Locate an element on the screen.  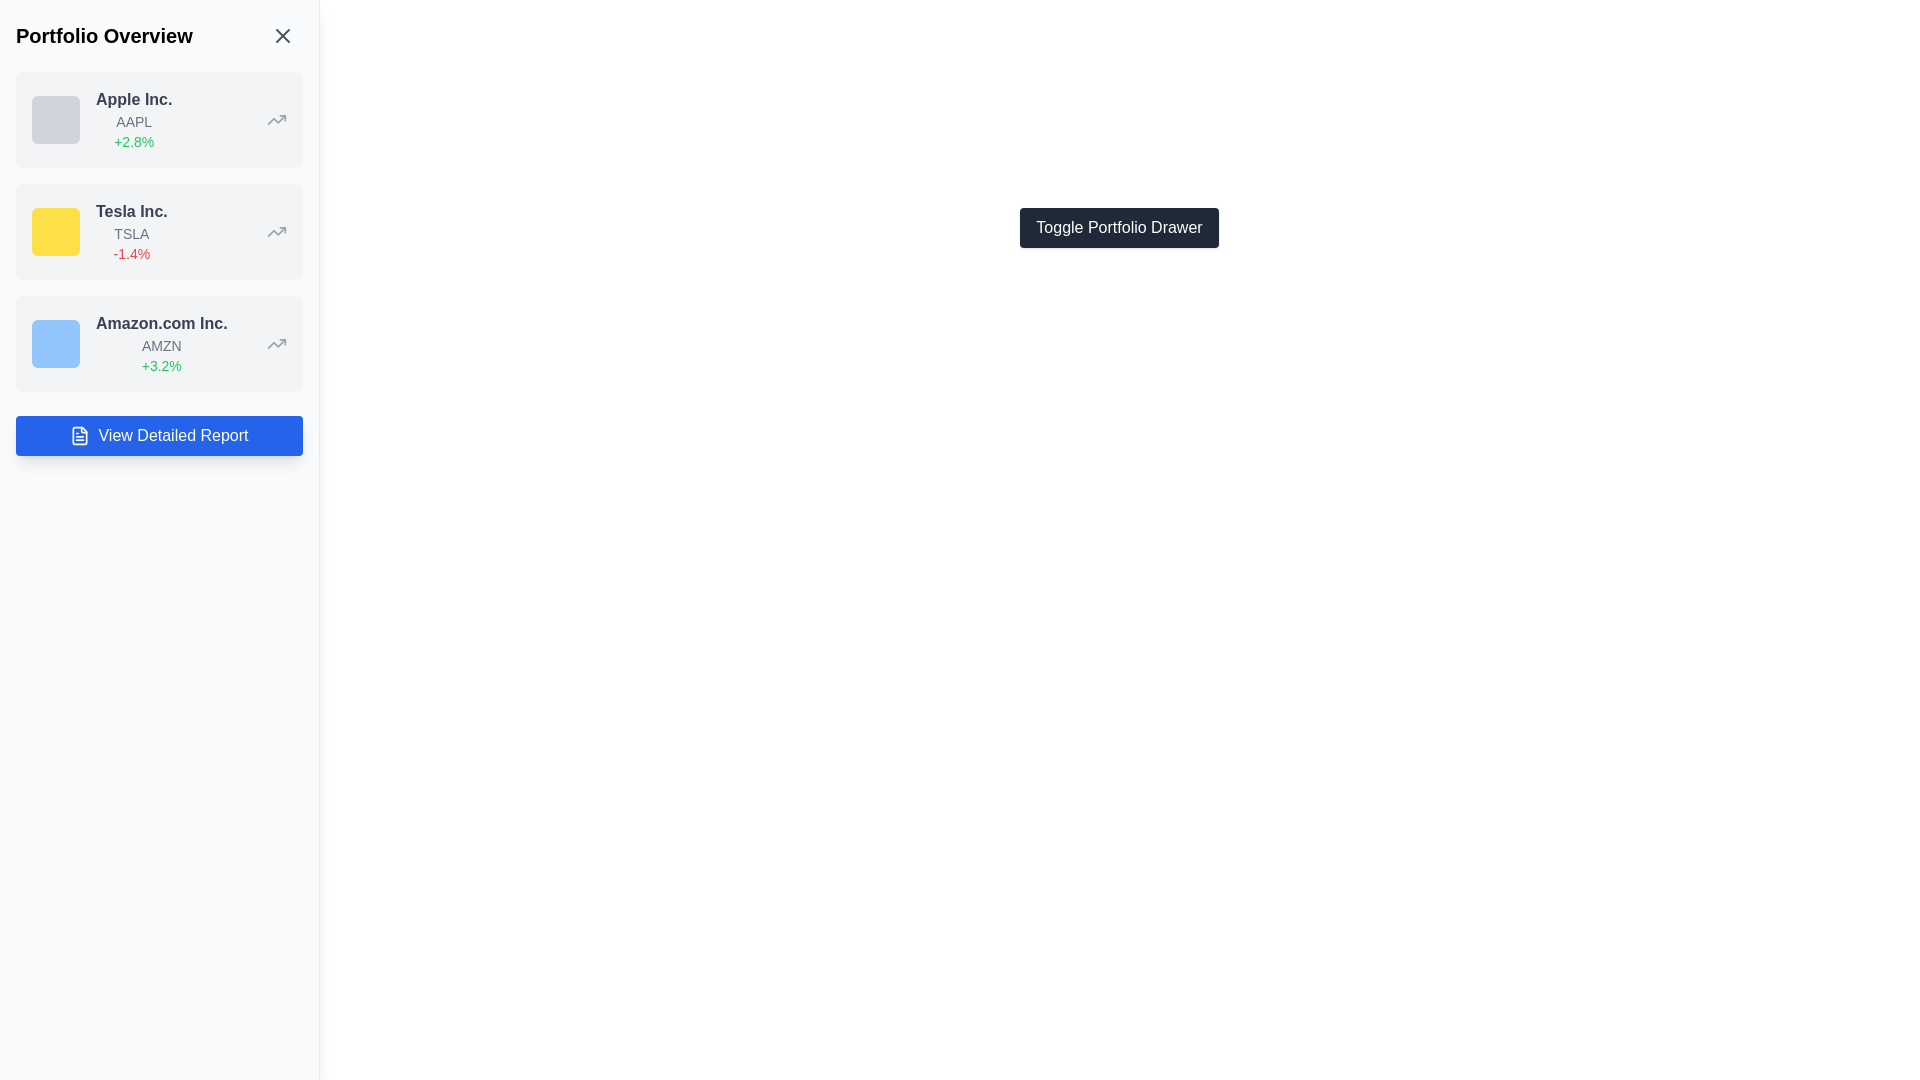
the stock ticker symbol label displaying 'AMZN' for 'Amazon.com Inc.' located beneath the company name and above the percentage change in the stock overview list is located at coordinates (161, 345).